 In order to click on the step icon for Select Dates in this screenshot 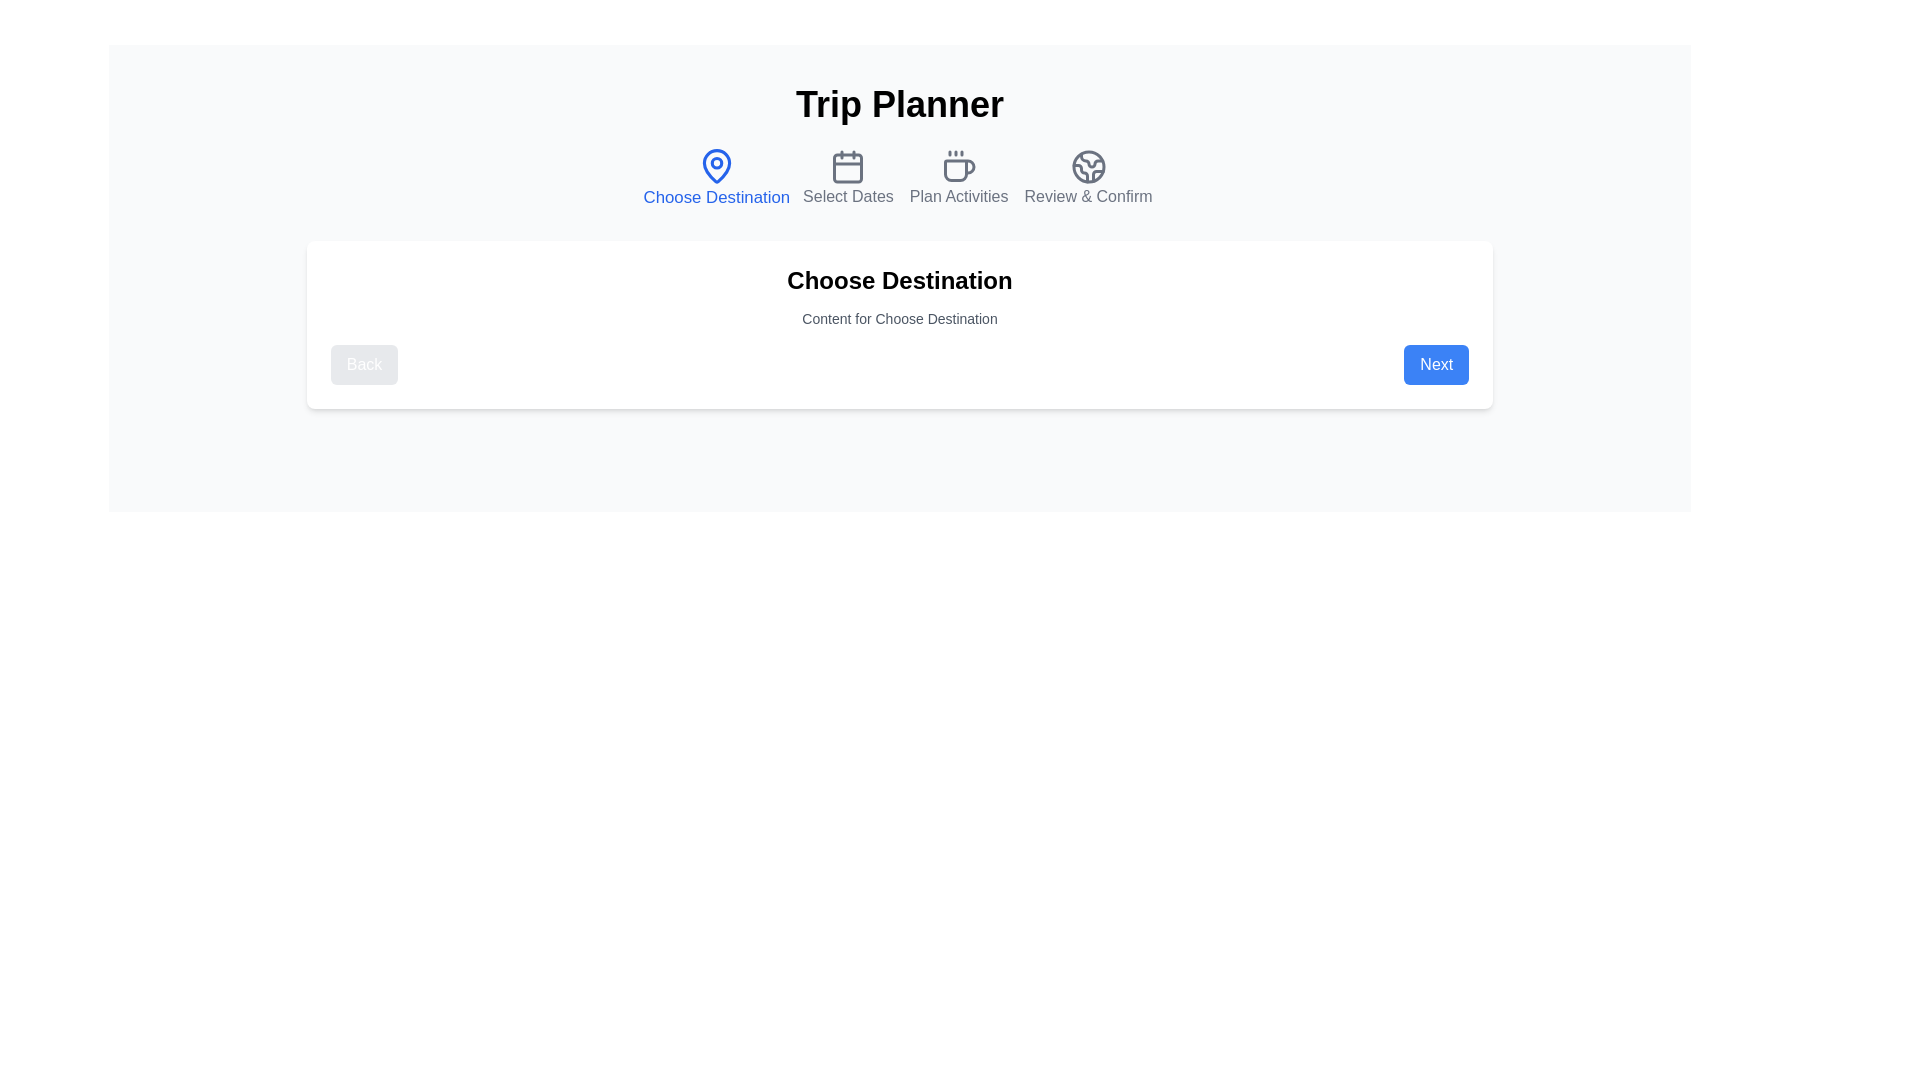, I will do `click(848, 177)`.